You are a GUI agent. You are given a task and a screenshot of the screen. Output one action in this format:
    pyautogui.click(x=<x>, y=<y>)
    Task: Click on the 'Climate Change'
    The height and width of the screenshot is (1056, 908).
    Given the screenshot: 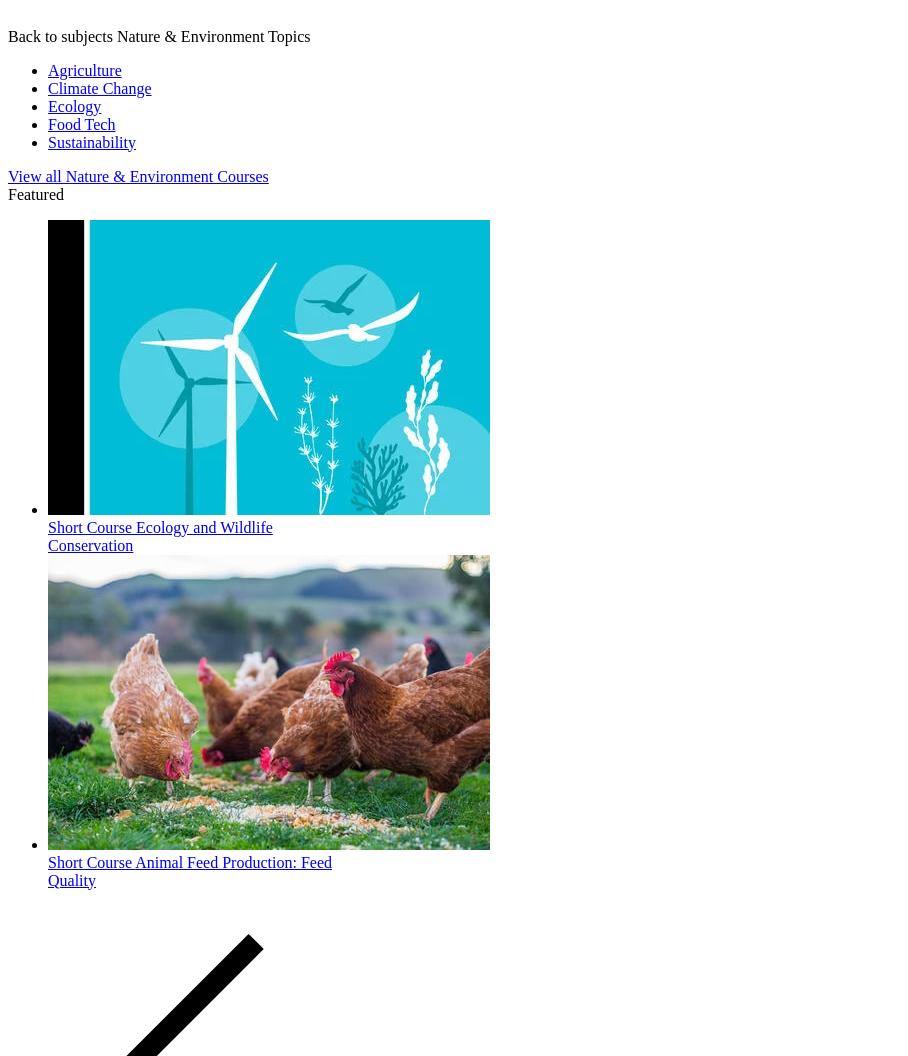 What is the action you would take?
    pyautogui.click(x=98, y=86)
    